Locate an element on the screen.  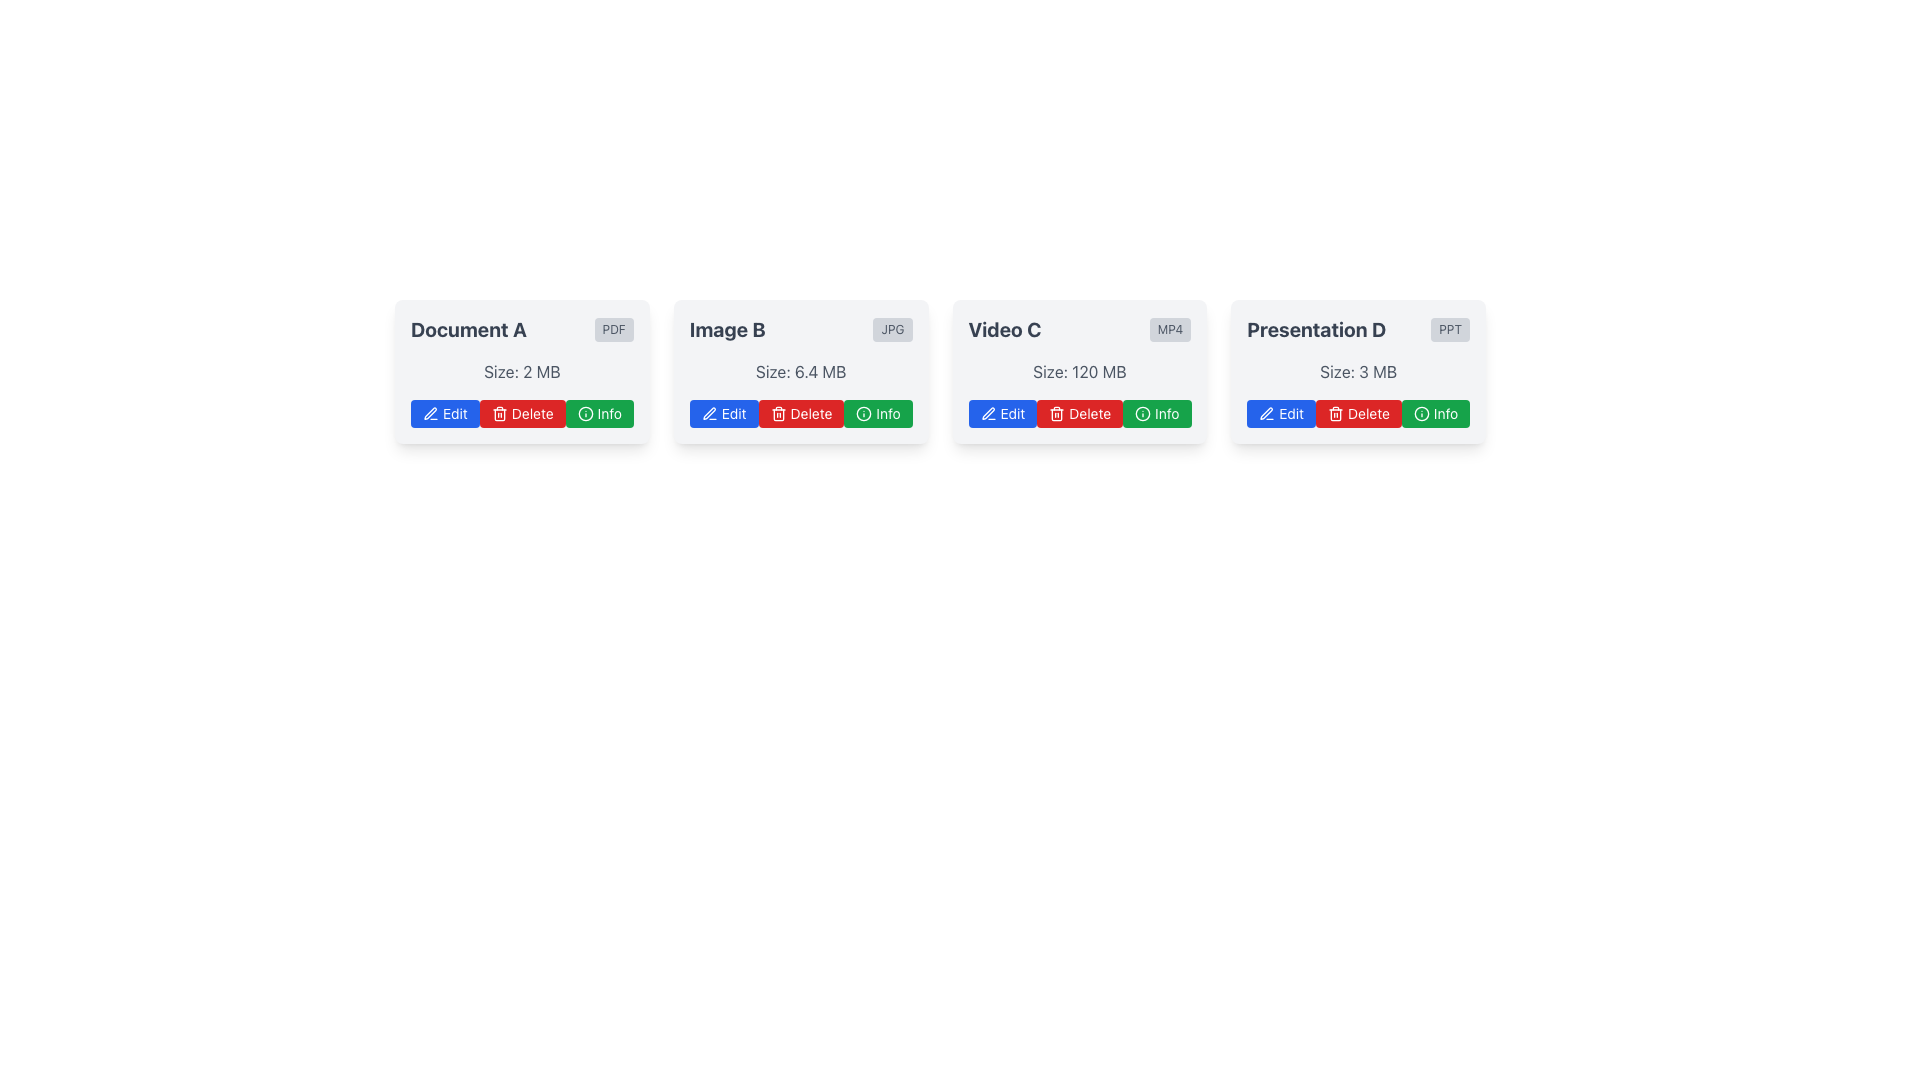
text content of the Title and badge which consists of the label 'Presentation D' in bold and large font with a small gray badge labeled 'PPT' on the right, located in the fourth item of a horizontally arranged list of content cards is located at coordinates (1358, 329).